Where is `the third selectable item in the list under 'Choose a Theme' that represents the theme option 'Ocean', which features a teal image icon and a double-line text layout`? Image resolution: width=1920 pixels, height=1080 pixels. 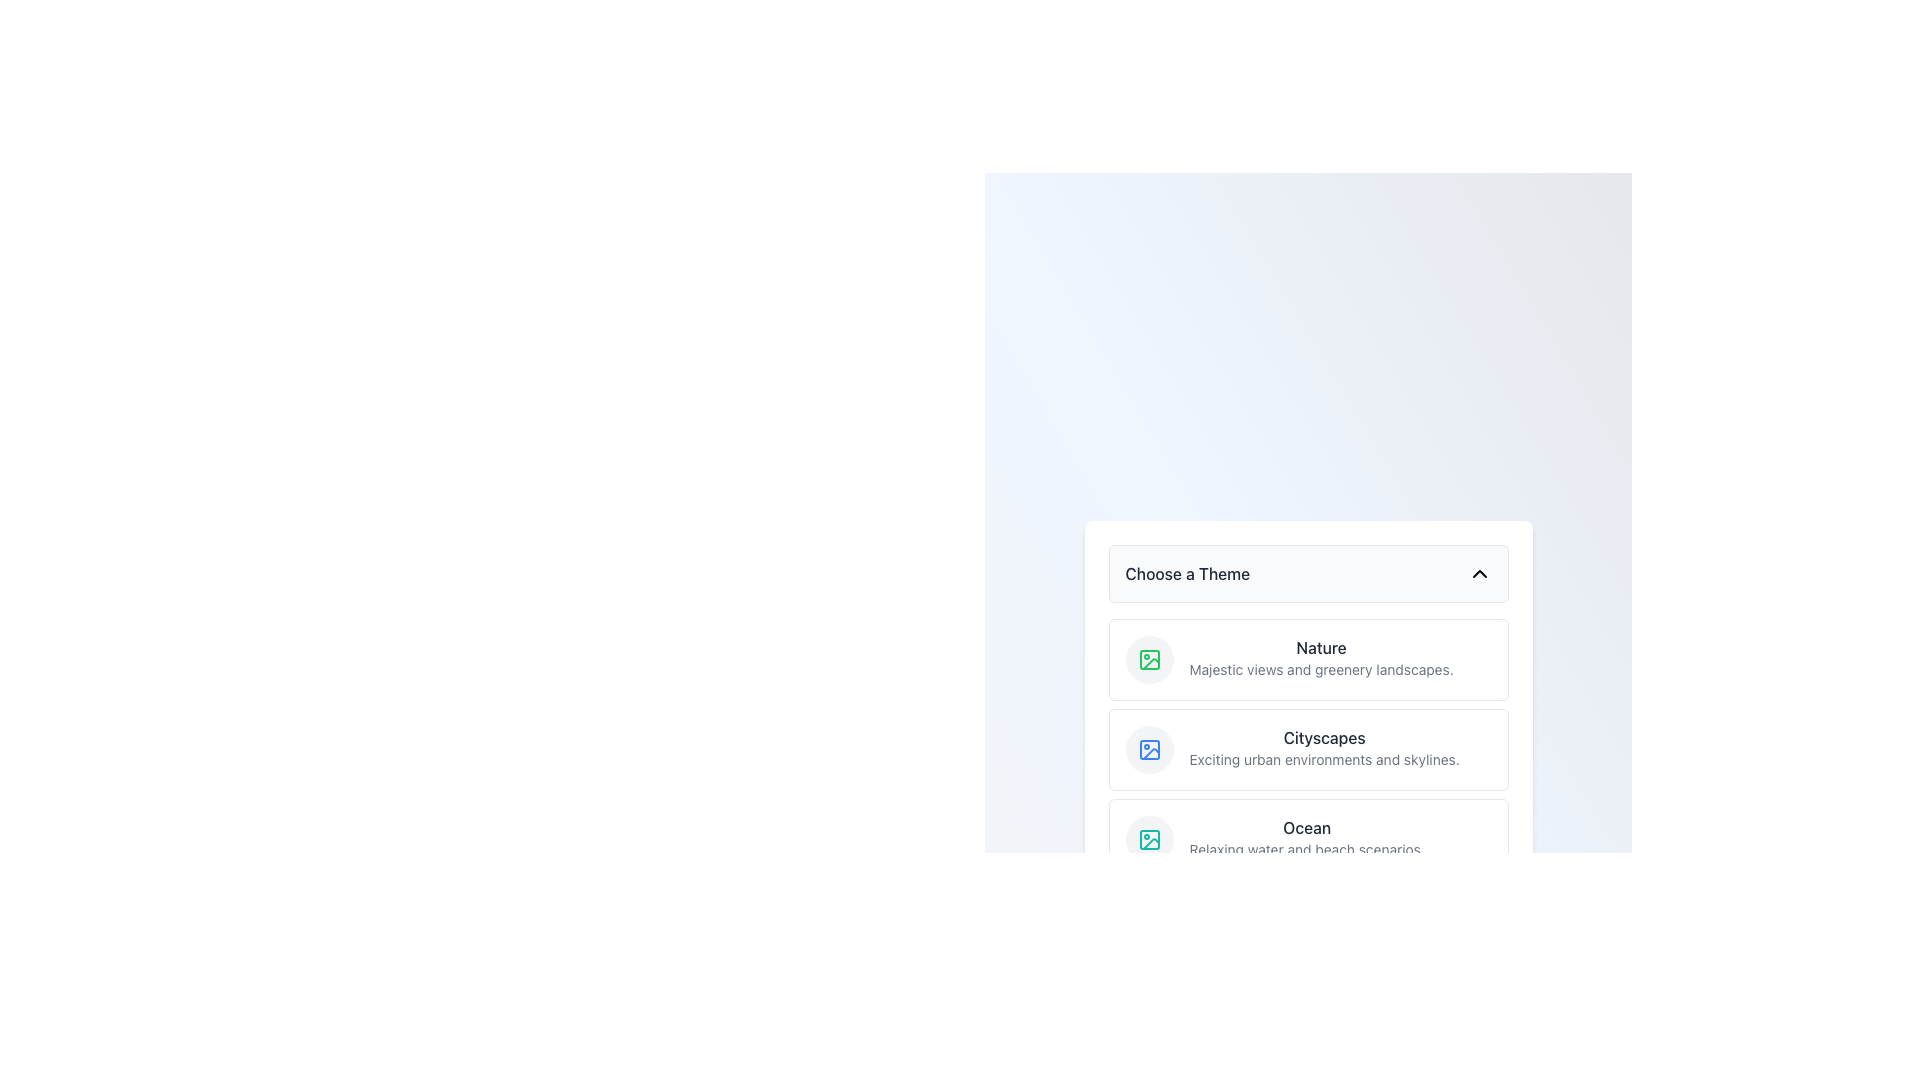 the third selectable item in the list under 'Choose a Theme' that represents the theme option 'Ocean', which features a teal image icon and a double-line text layout is located at coordinates (1274, 840).